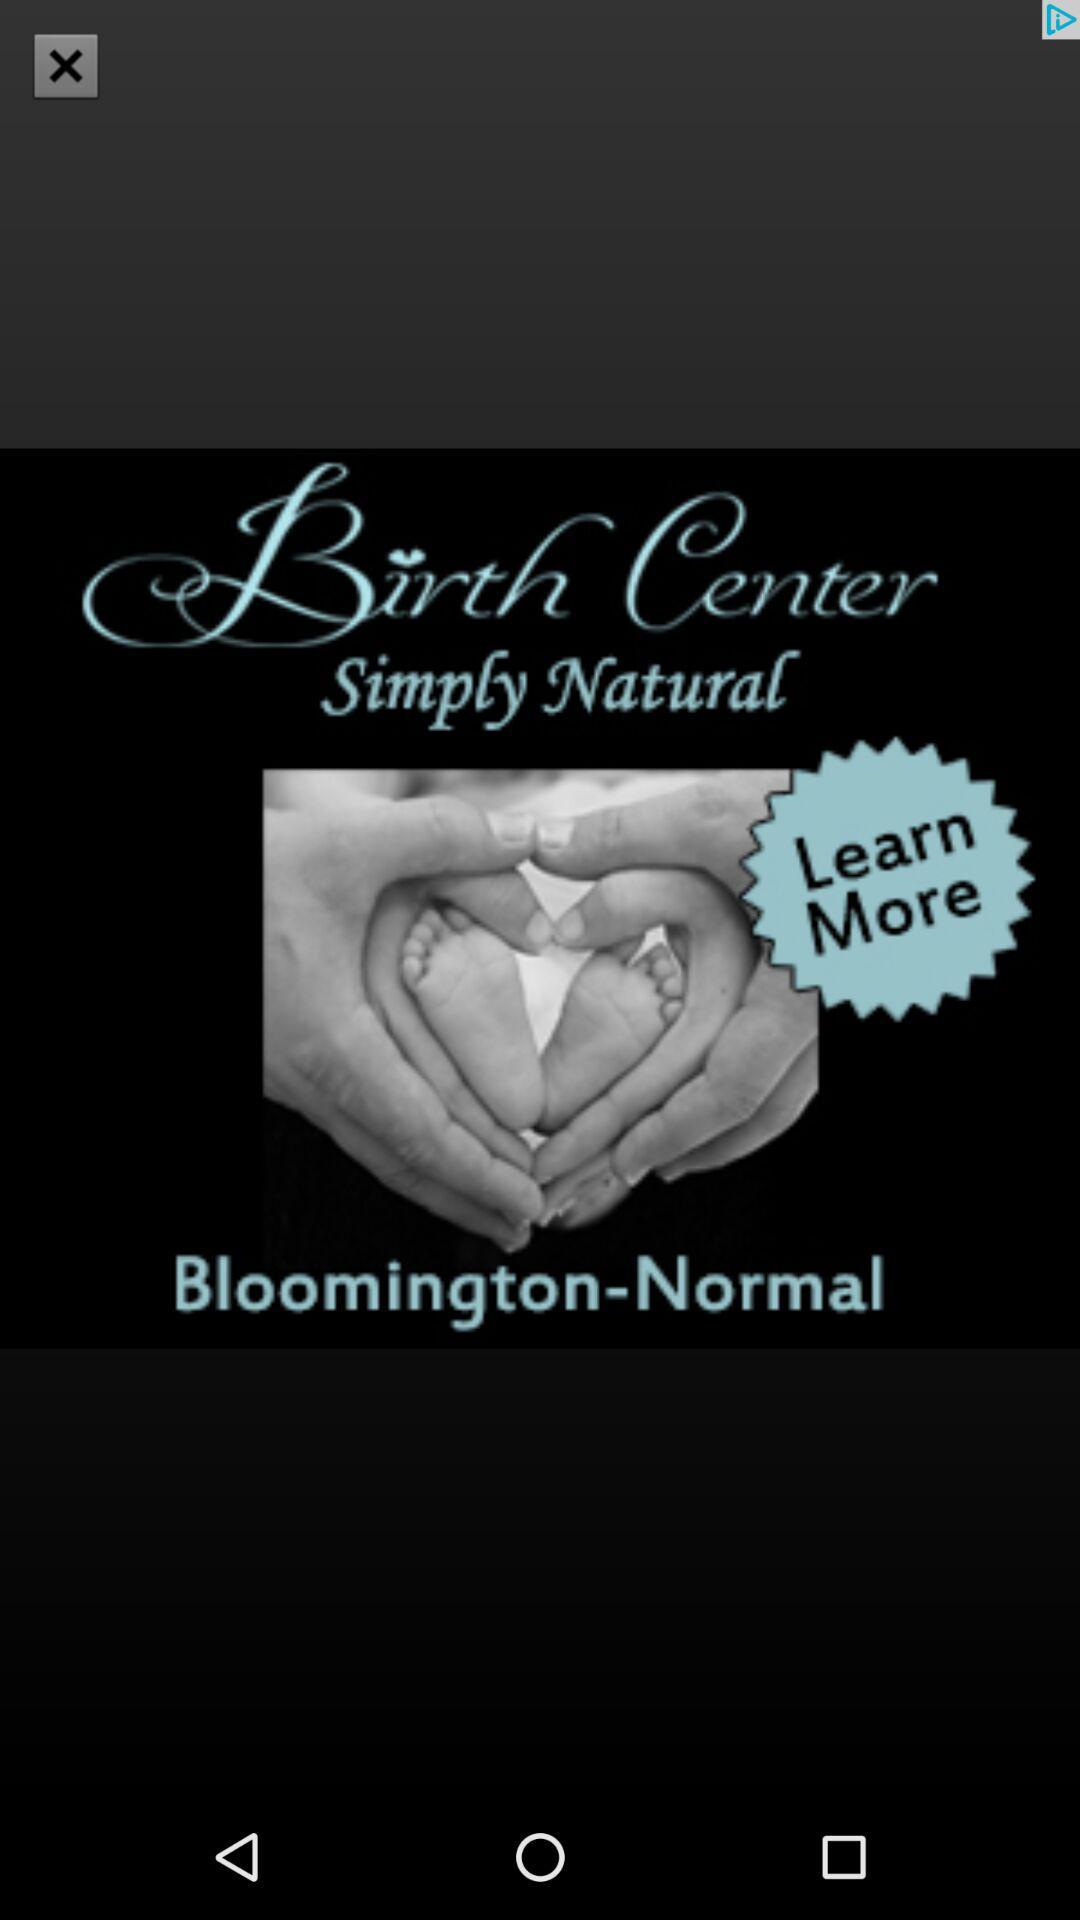 Image resolution: width=1080 pixels, height=1920 pixels. Describe the element at coordinates (64, 70) in the screenshot. I see `the close icon` at that location.